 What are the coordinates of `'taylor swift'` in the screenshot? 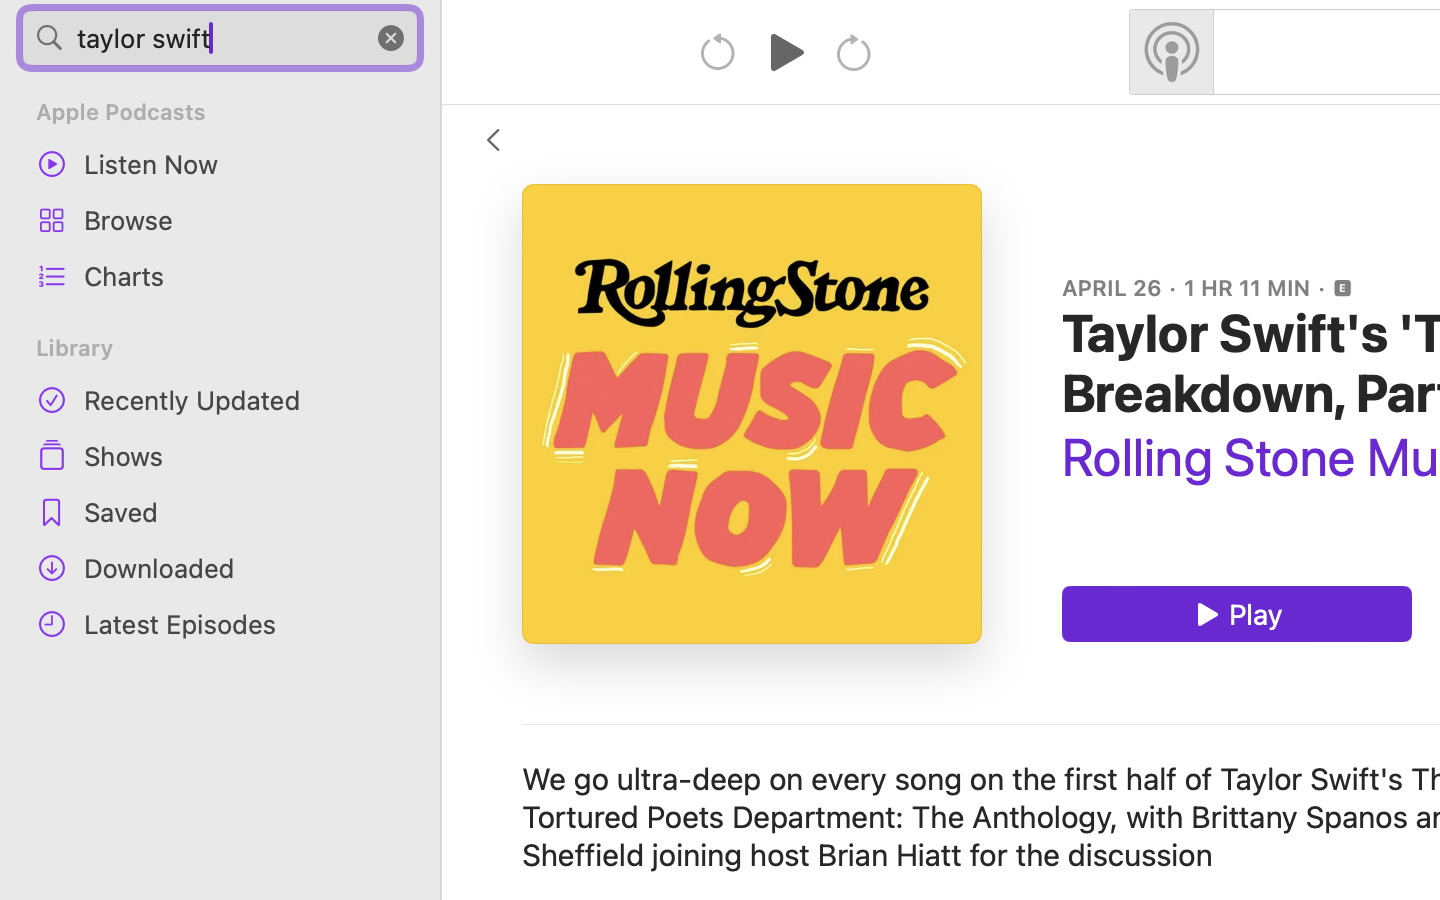 It's located at (220, 36).